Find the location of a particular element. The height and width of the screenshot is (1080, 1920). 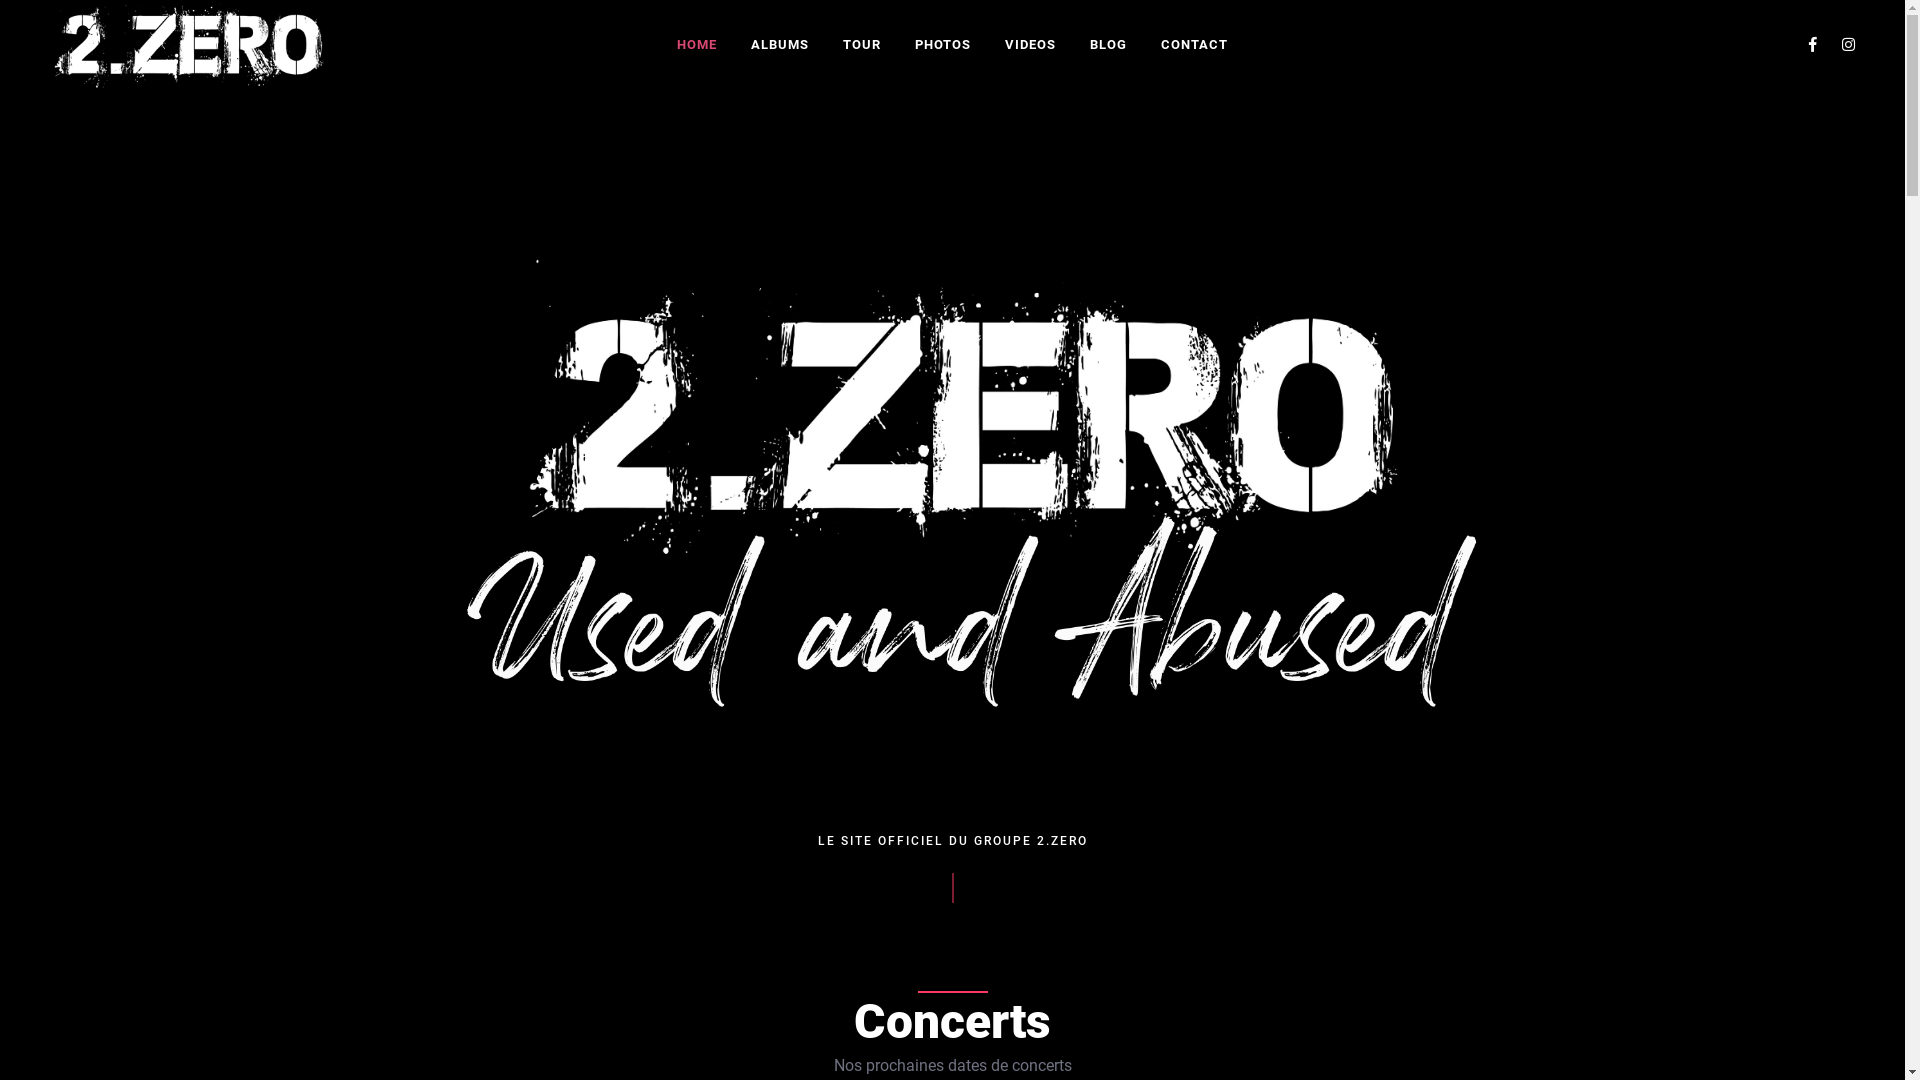

'VIDEOS' is located at coordinates (989, 44).